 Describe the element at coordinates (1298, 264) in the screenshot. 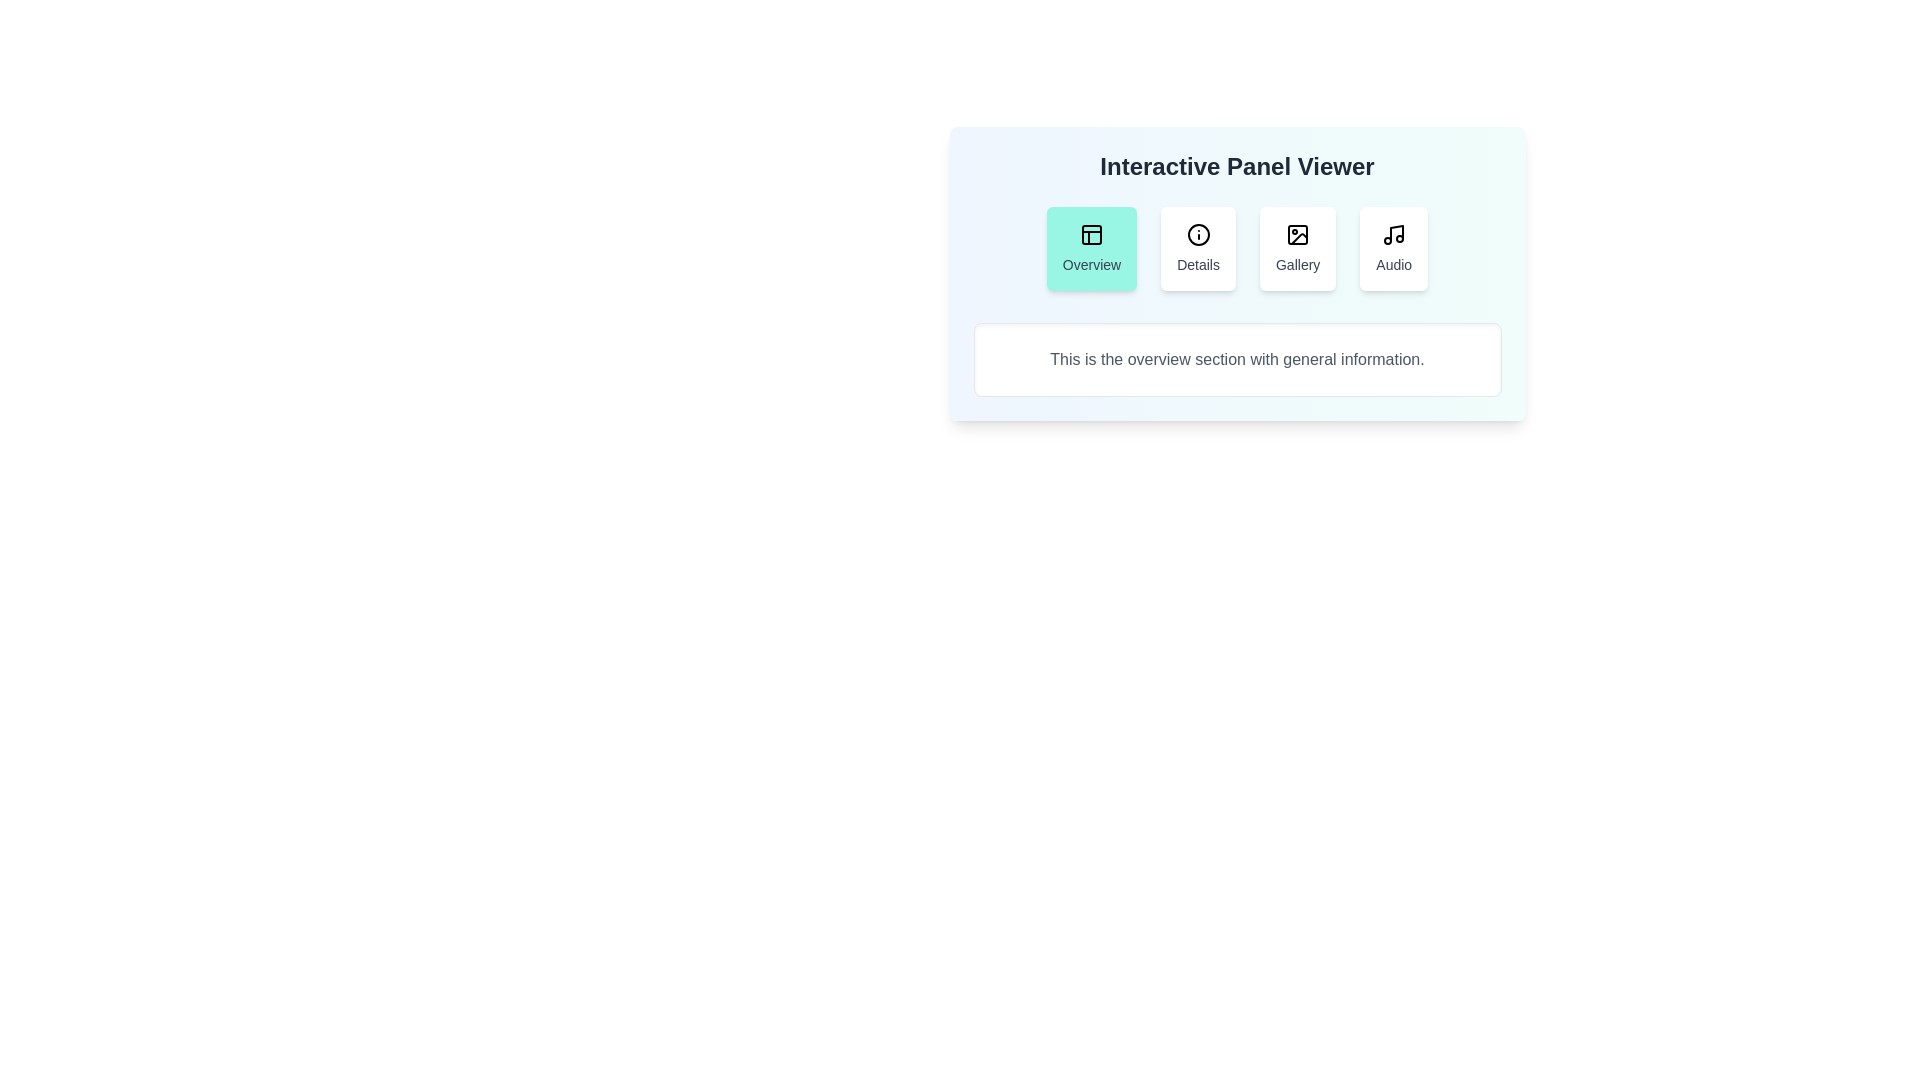

I see `the 'Gallery' text label, which is styled in gray and located below the gallery image icon within a card-like interactive button in the top-center of the interface` at that location.